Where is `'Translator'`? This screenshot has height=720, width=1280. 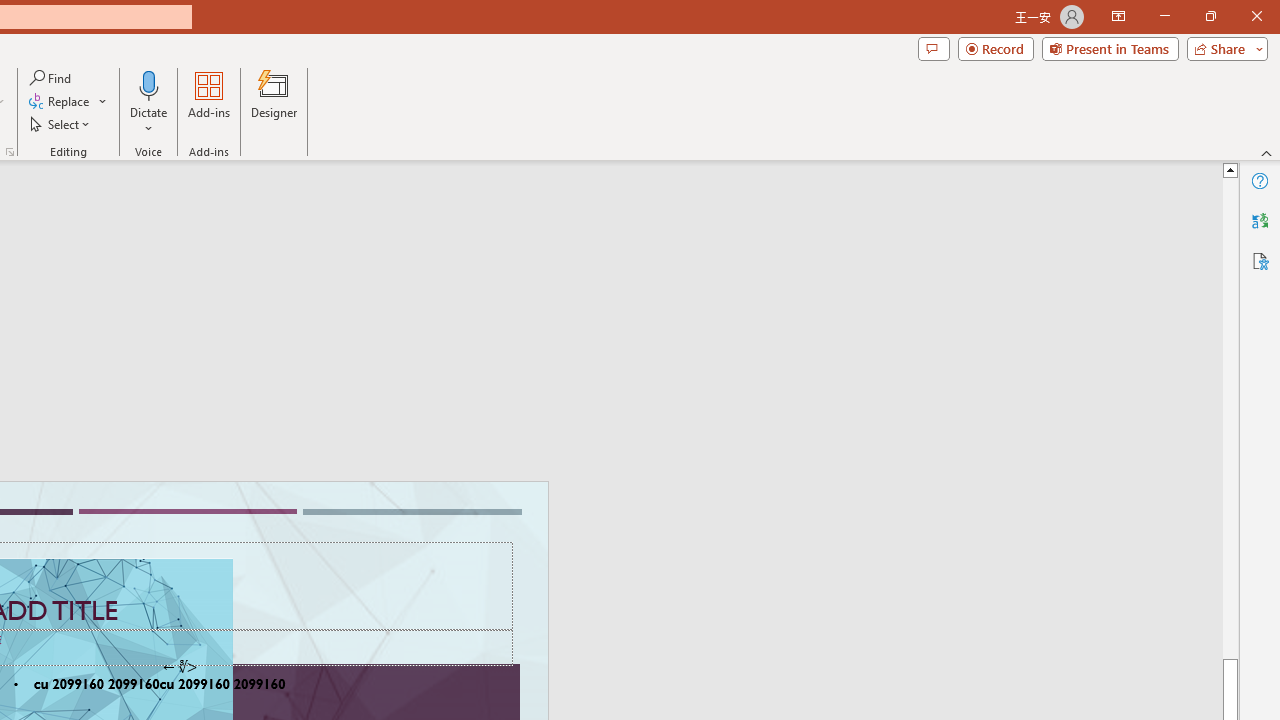
'Translator' is located at coordinates (1259, 221).